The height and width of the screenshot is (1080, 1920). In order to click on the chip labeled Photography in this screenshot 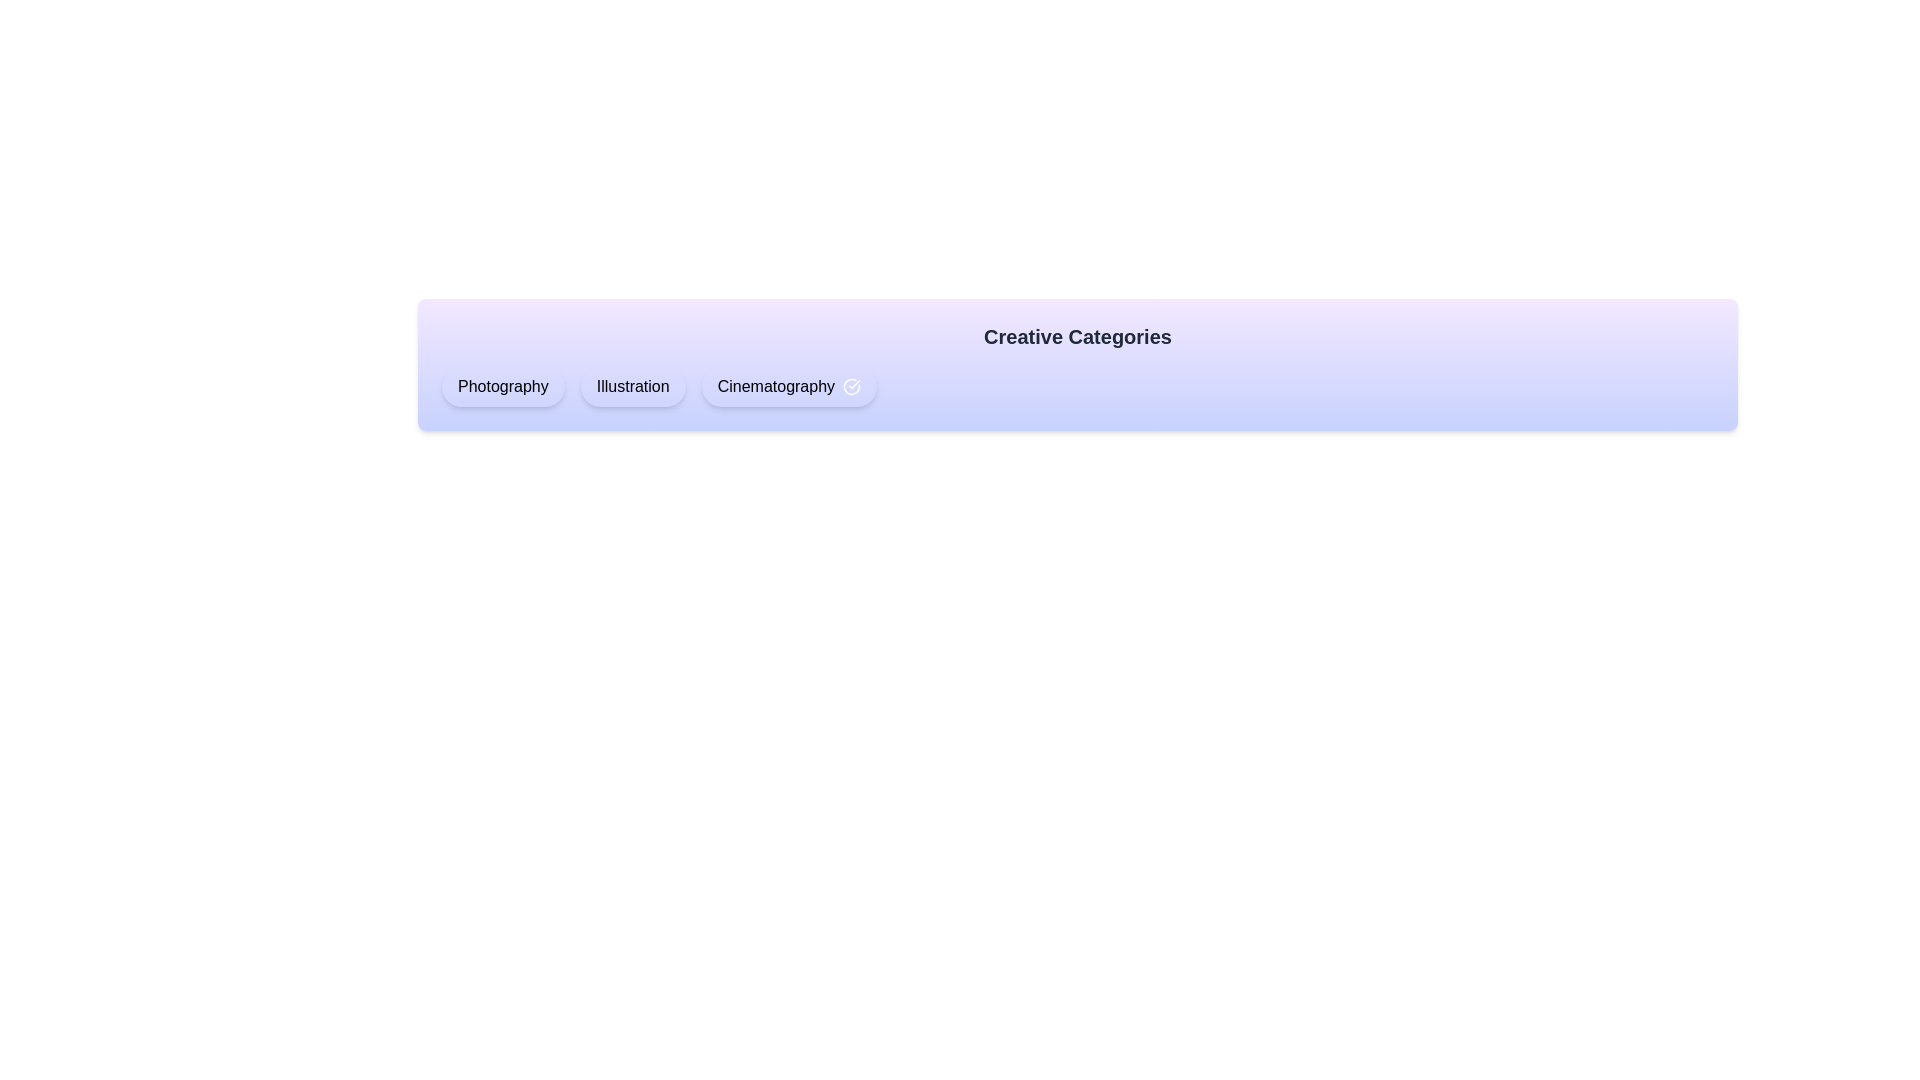, I will do `click(503, 386)`.